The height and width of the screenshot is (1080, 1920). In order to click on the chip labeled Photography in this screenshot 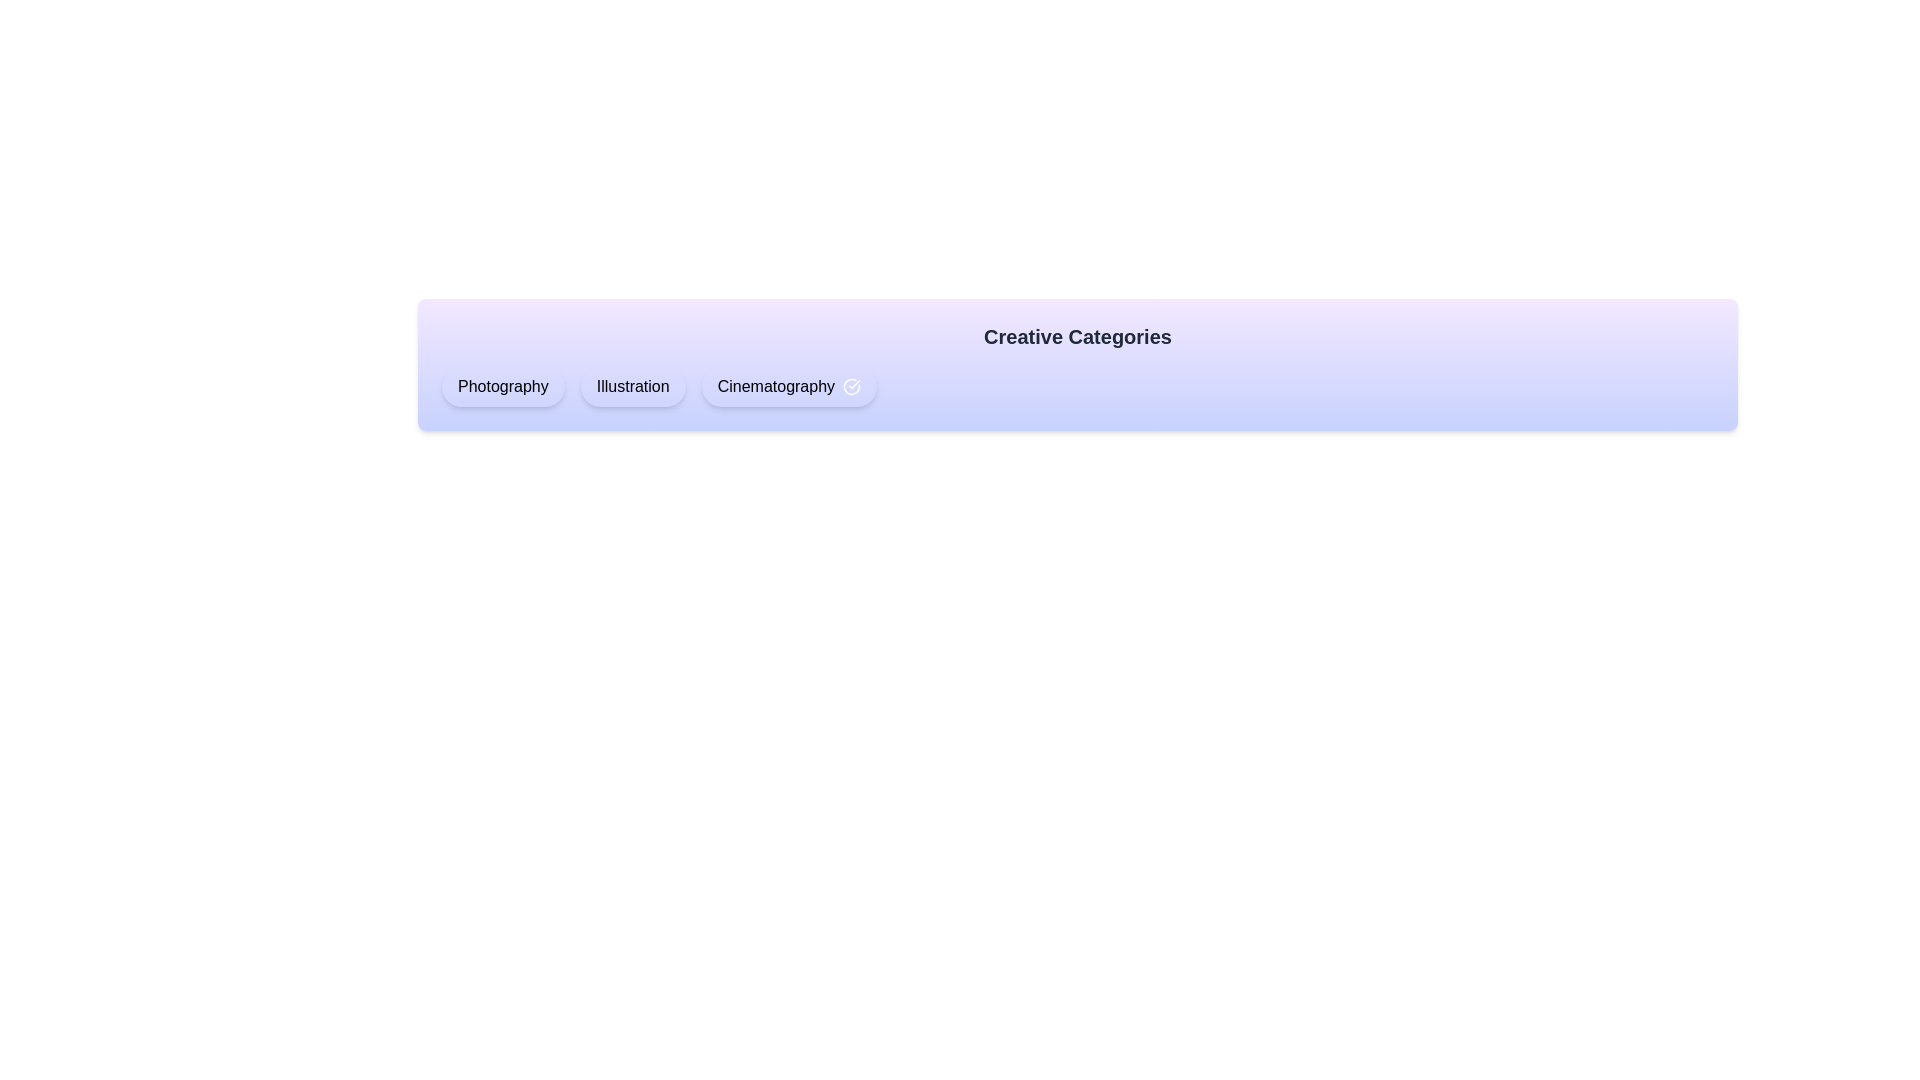, I will do `click(503, 386)`.